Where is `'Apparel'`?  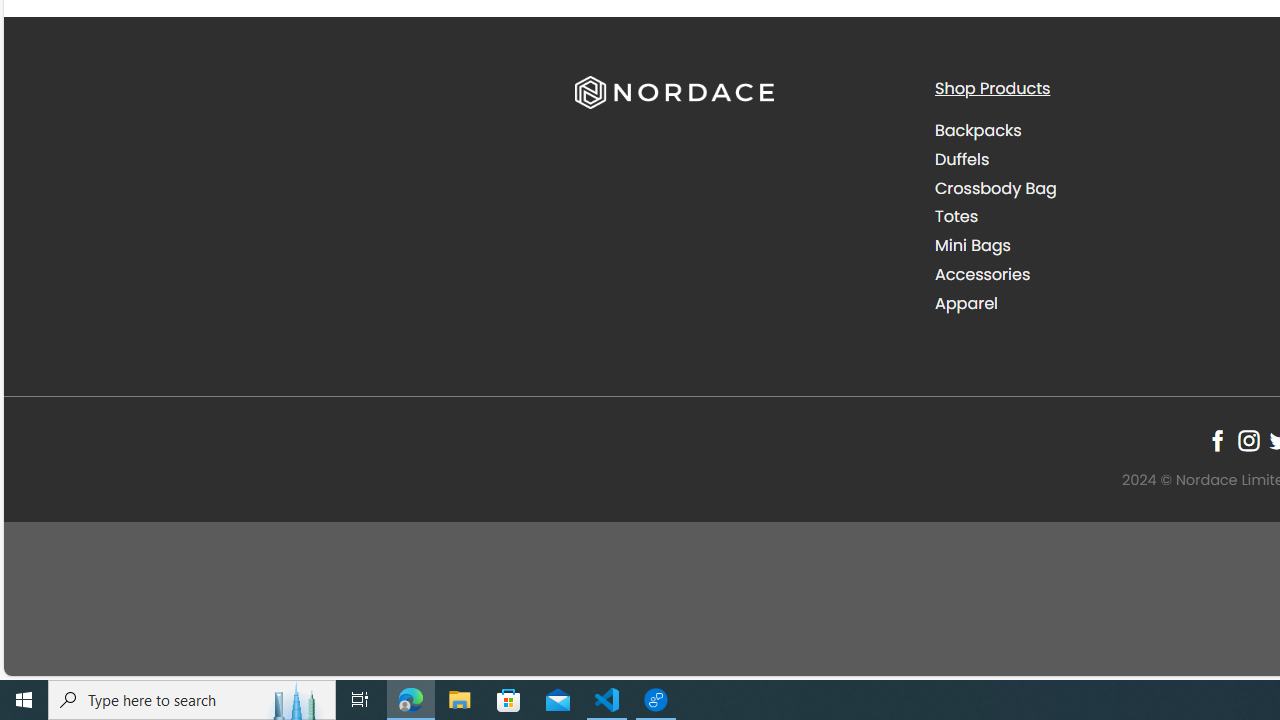 'Apparel' is located at coordinates (966, 303).